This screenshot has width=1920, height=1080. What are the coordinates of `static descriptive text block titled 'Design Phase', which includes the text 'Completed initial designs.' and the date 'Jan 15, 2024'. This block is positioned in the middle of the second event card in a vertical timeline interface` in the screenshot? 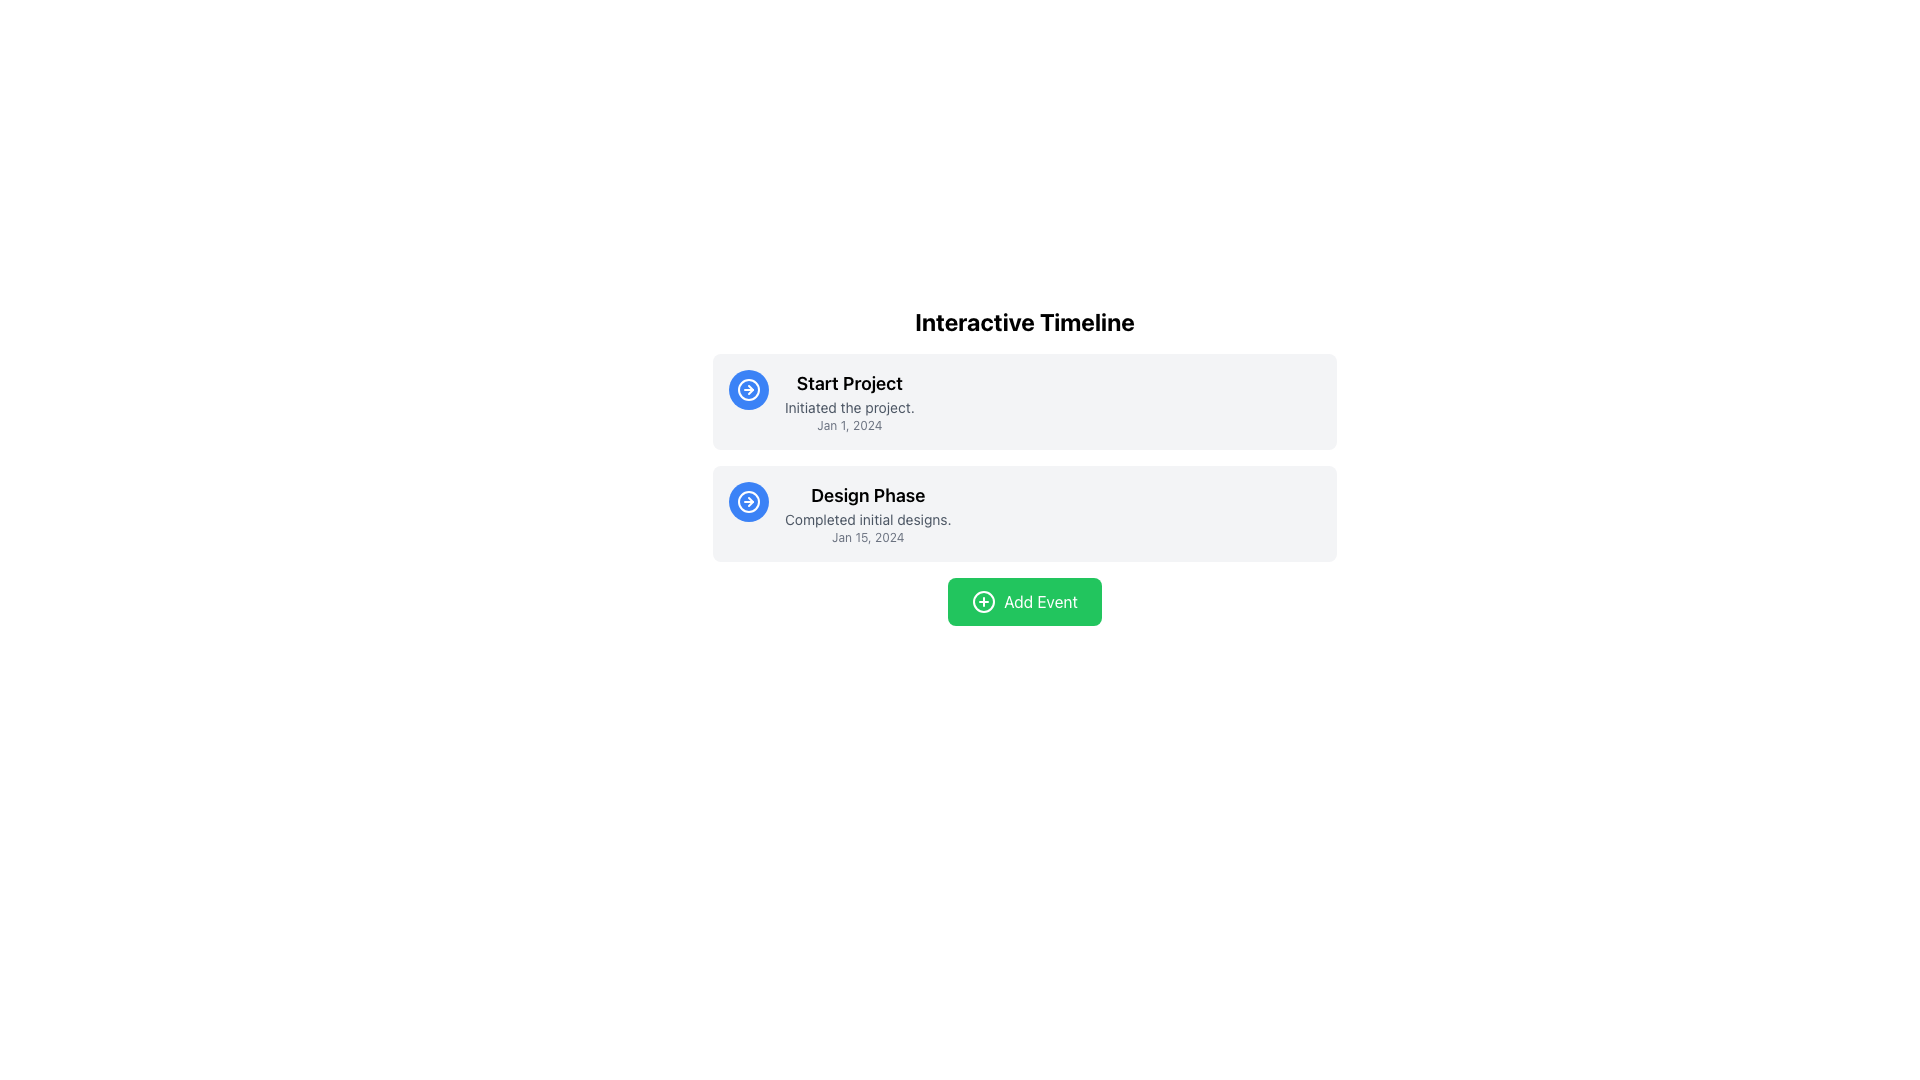 It's located at (868, 512).